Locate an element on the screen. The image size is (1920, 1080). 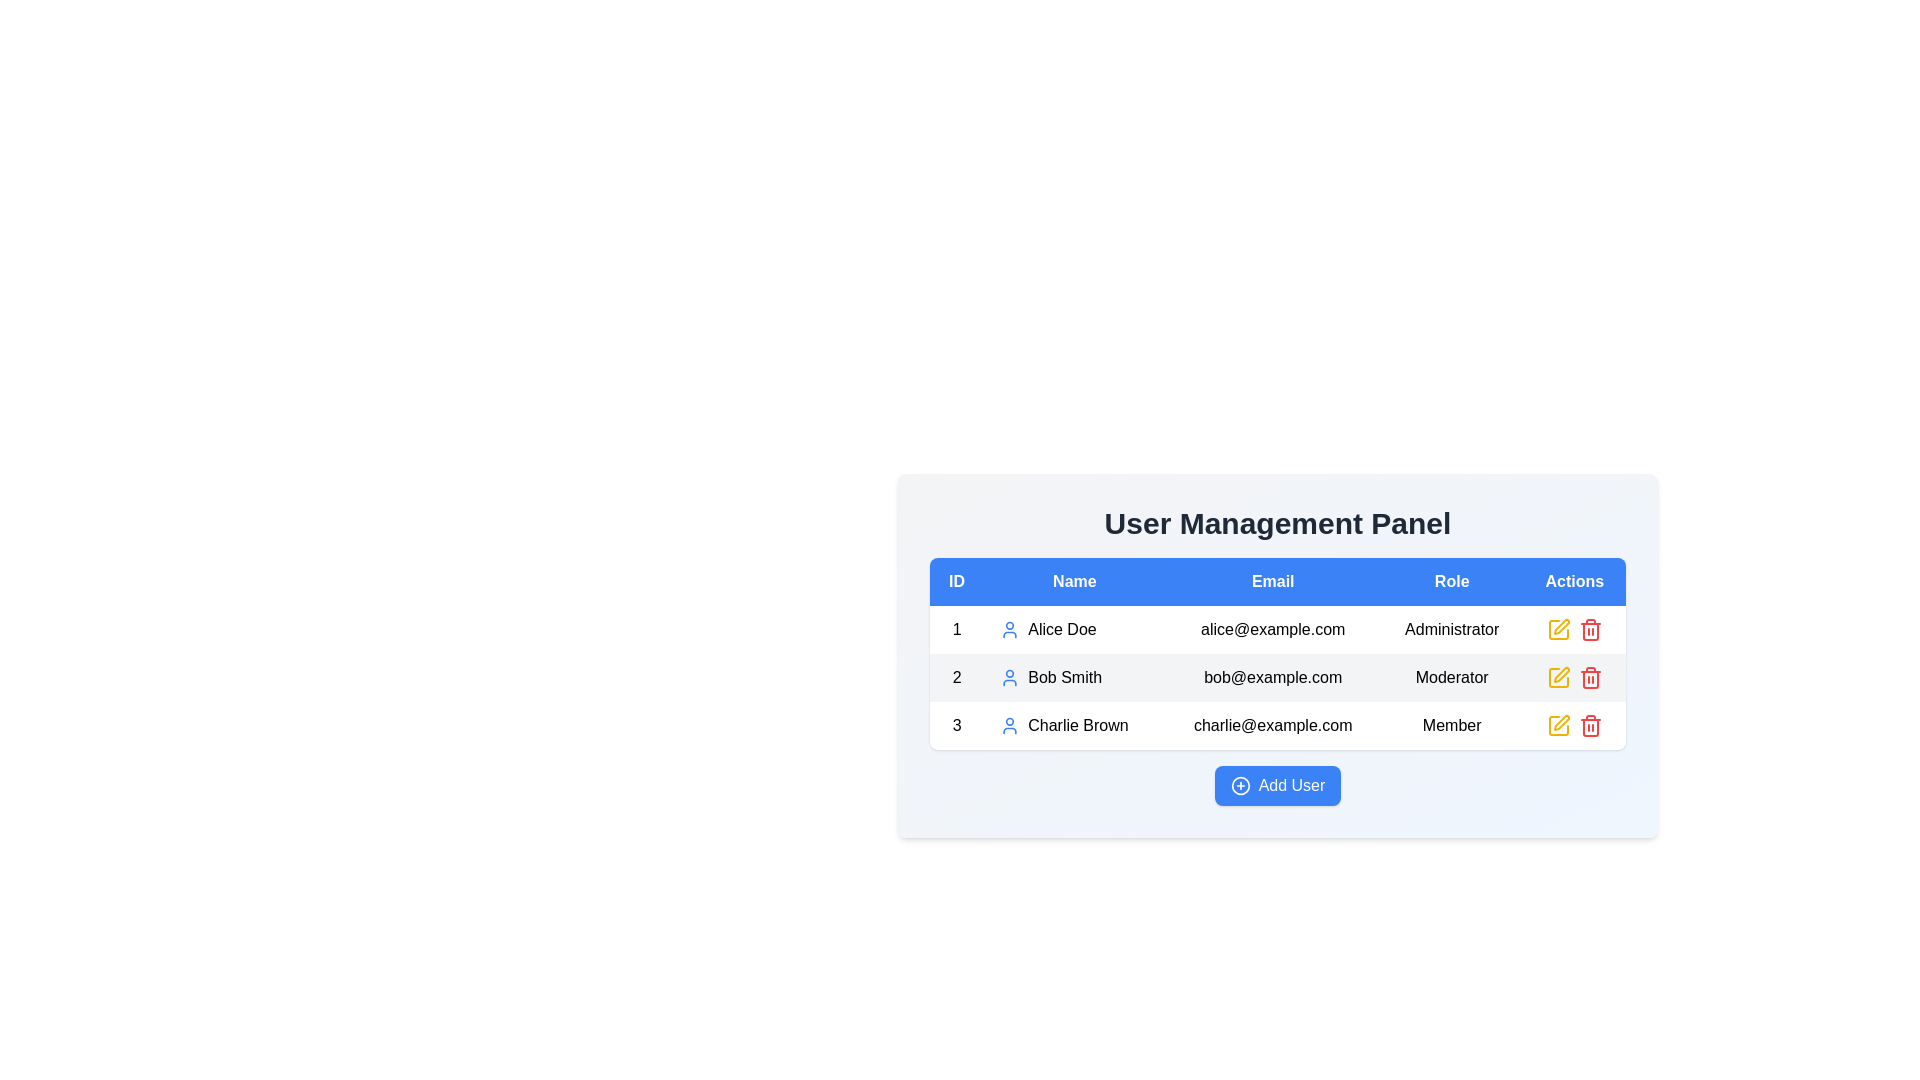
the Table Header Cell labeled 'Email', which has a blue background and white text, located in the header row of the table between 'Name' and 'Role' is located at coordinates (1272, 582).